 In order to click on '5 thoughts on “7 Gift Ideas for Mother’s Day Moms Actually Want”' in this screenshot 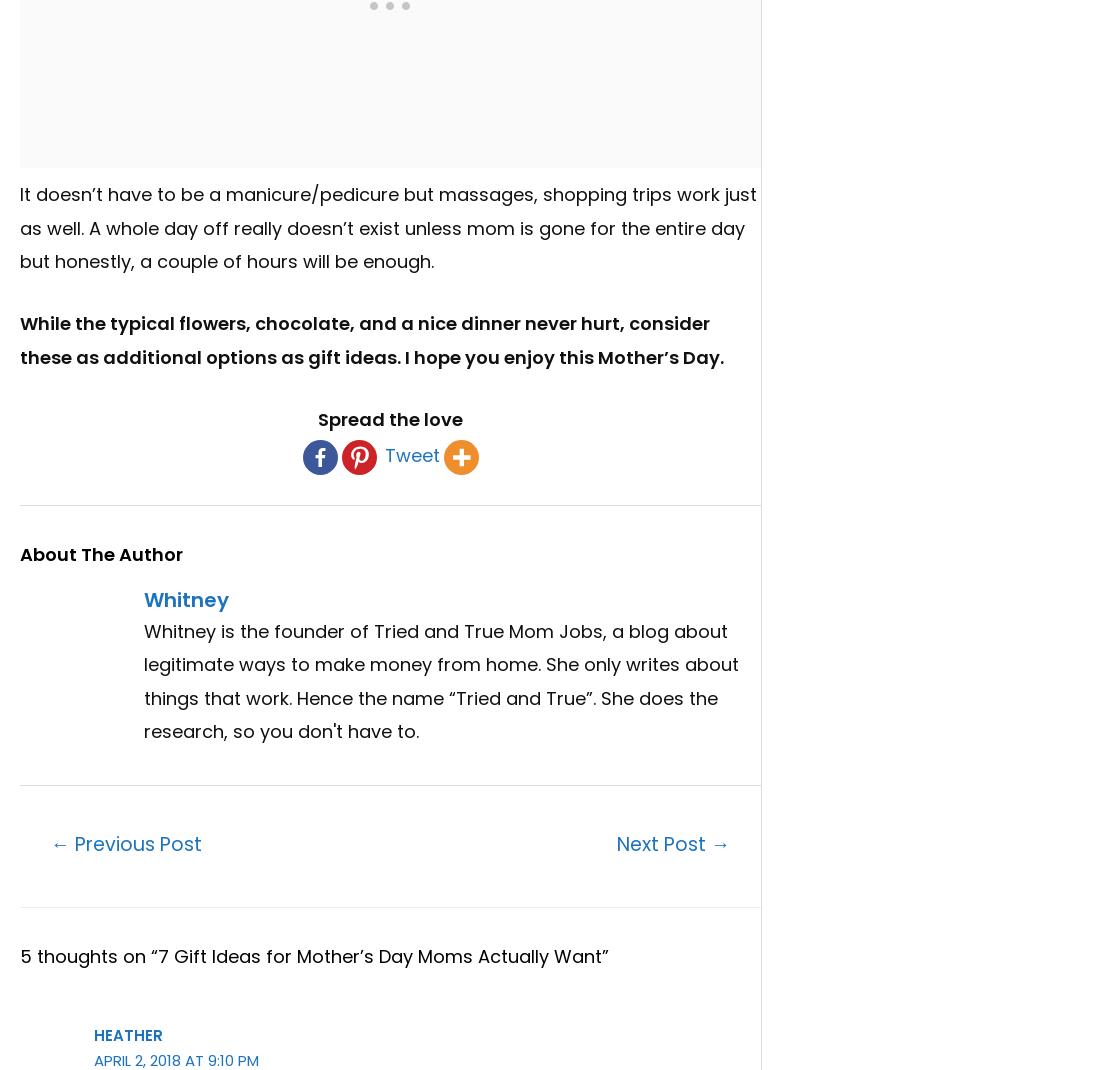, I will do `click(313, 954)`.